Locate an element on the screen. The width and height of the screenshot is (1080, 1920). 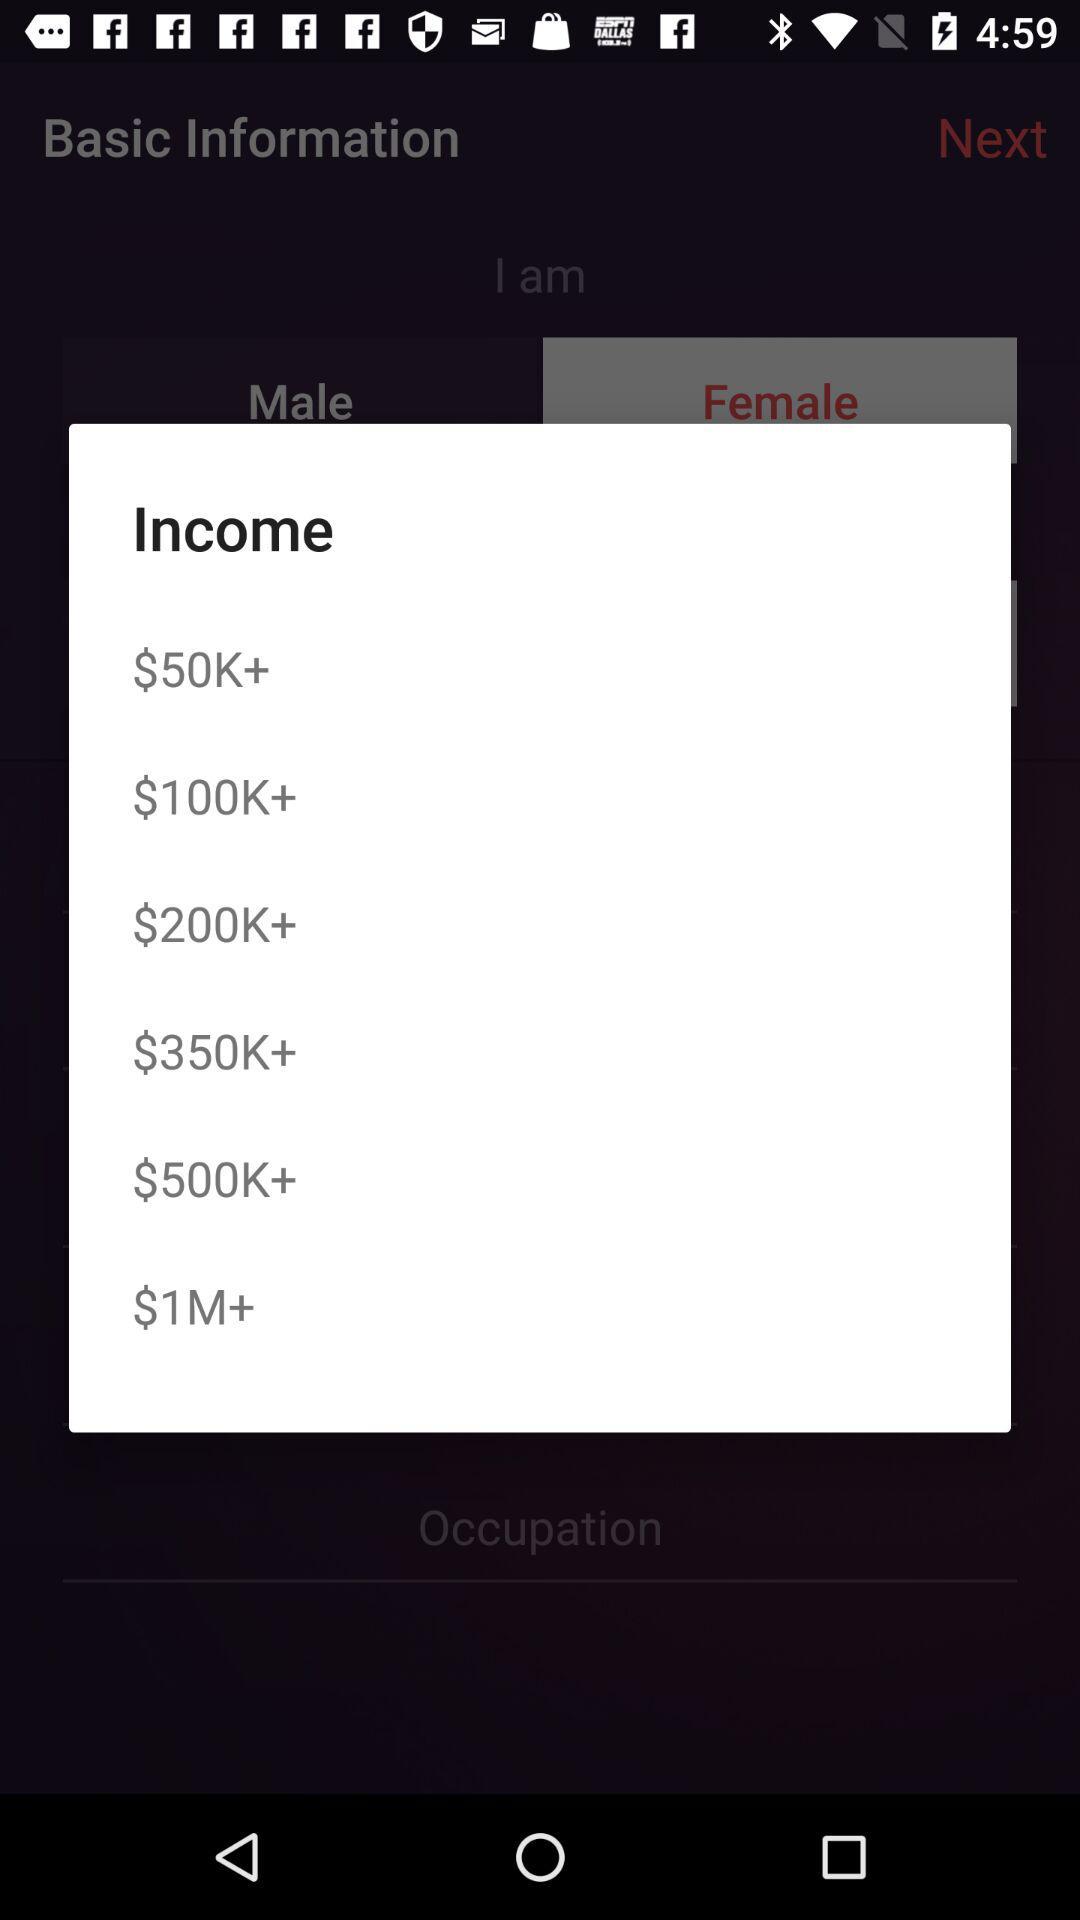
the $100k+ icon is located at coordinates (214, 794).